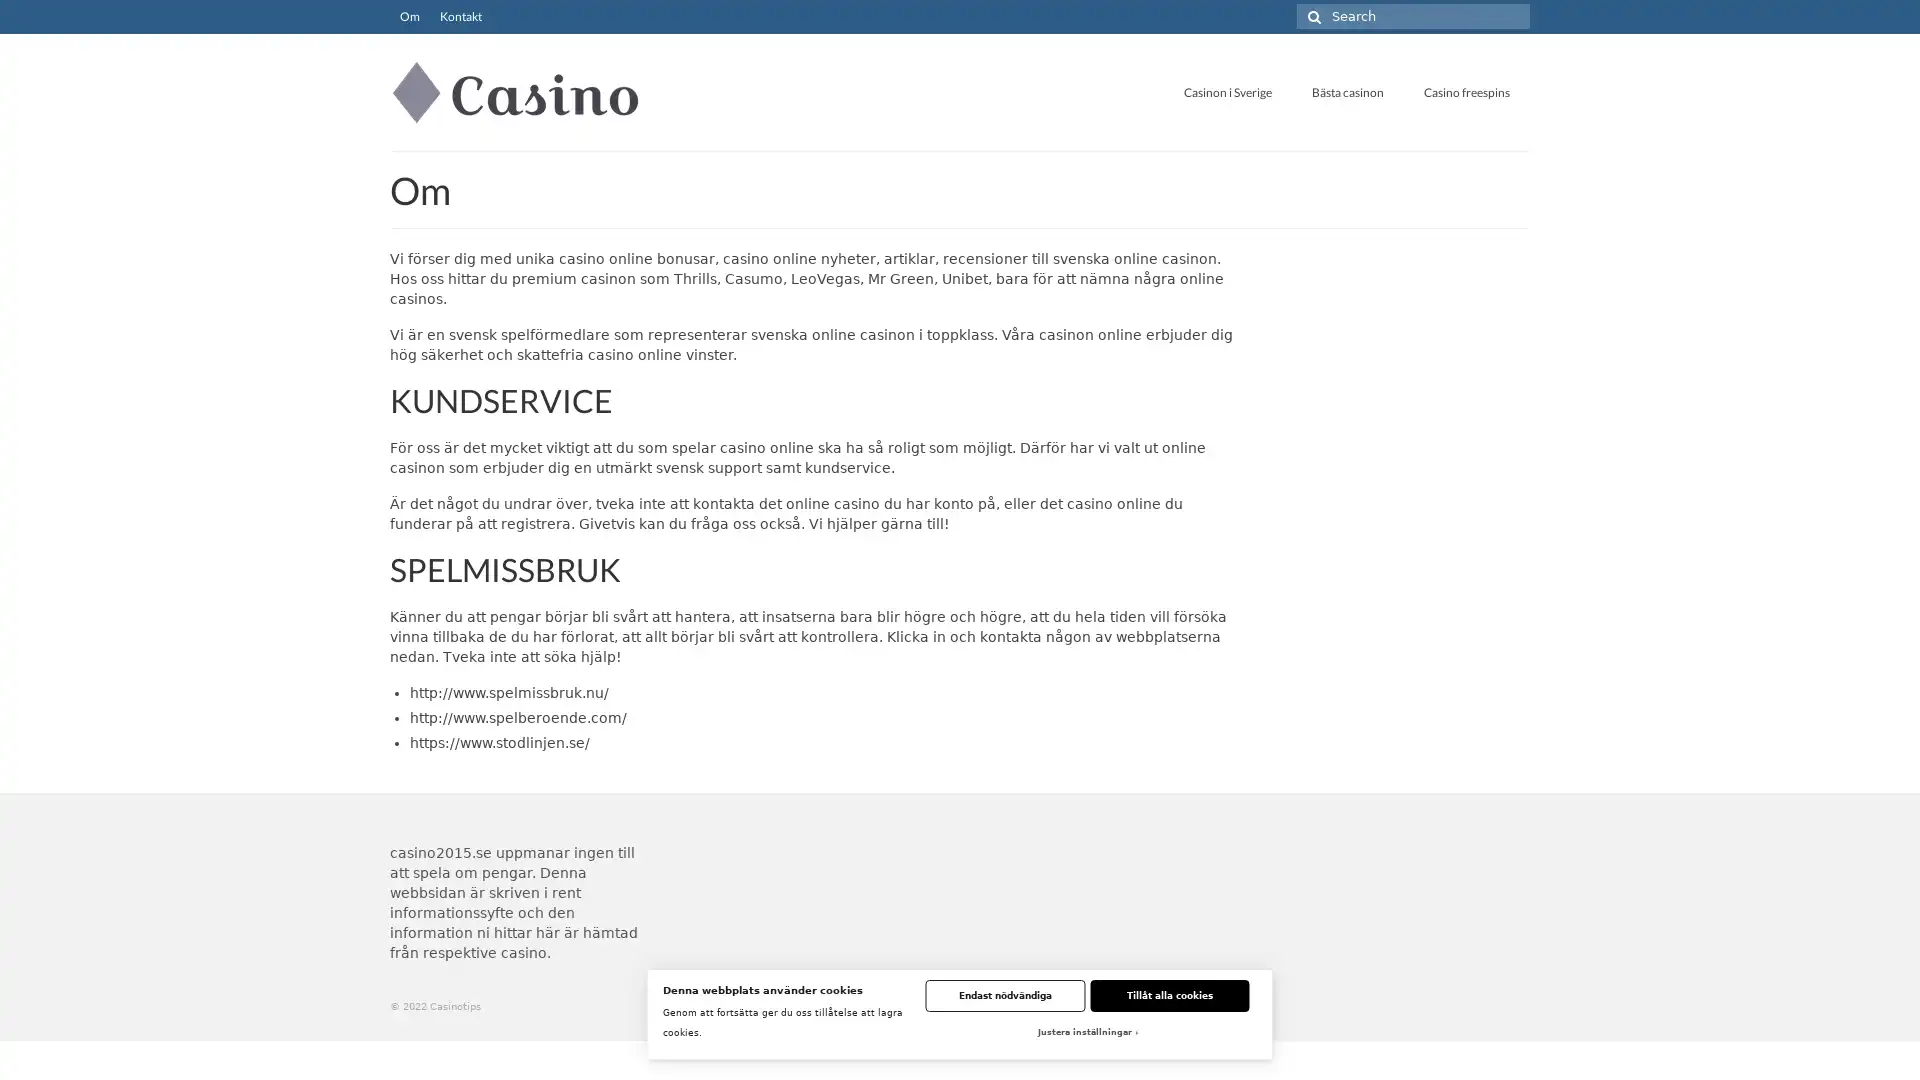  Describe the element at coordinates (1004, 995) in the screenshot. I see `Endast nodvandiga` at that location.